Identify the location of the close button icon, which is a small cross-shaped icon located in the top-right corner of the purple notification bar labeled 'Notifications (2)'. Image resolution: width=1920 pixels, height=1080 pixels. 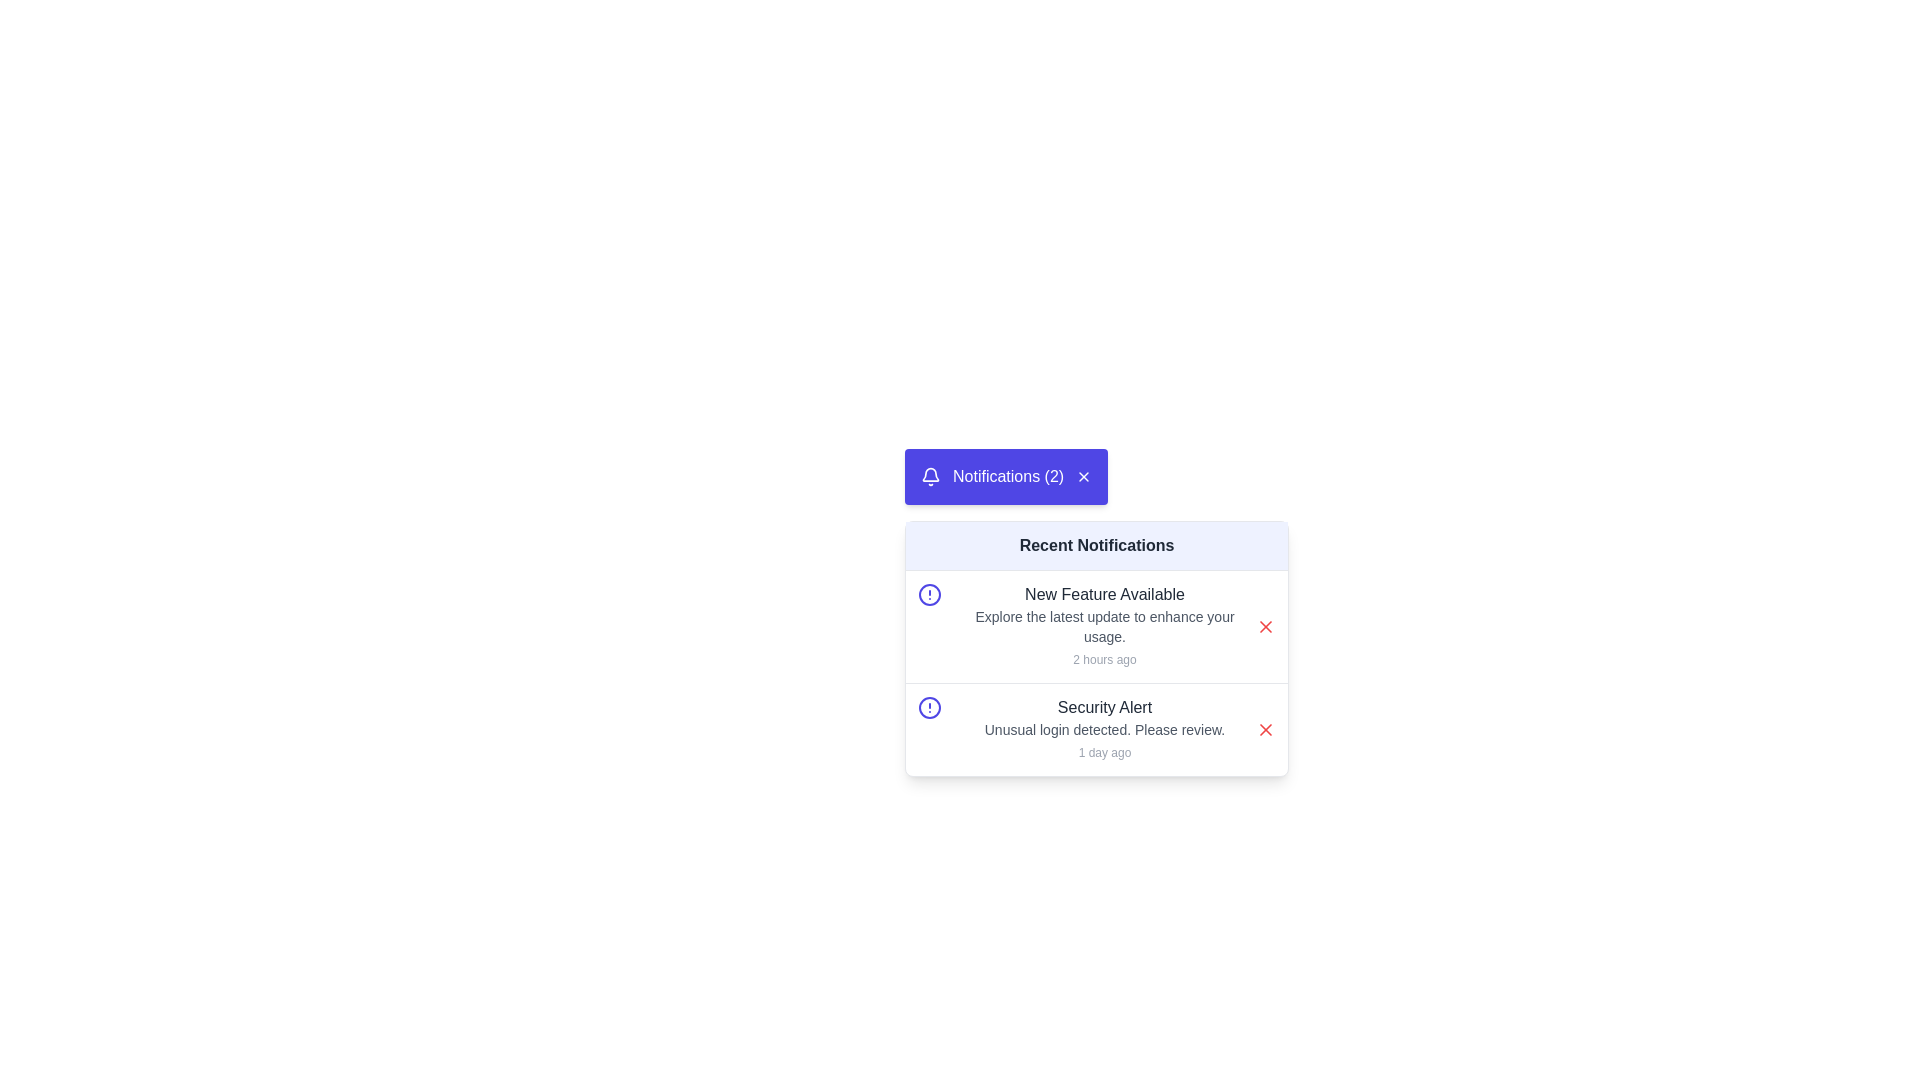
(1083, 477).